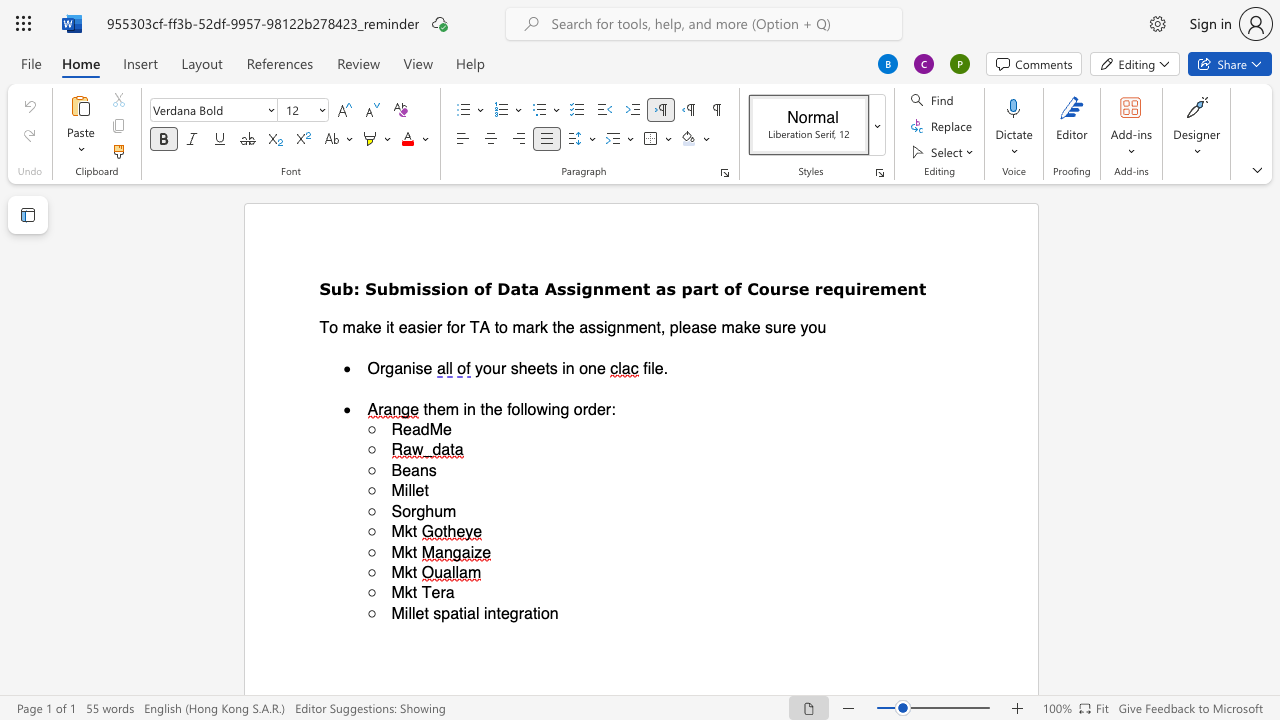 This screenshot has height=720, width=1280. I want to click on the space between the continuous character "s" and "e" in the text, so click(797, 288).